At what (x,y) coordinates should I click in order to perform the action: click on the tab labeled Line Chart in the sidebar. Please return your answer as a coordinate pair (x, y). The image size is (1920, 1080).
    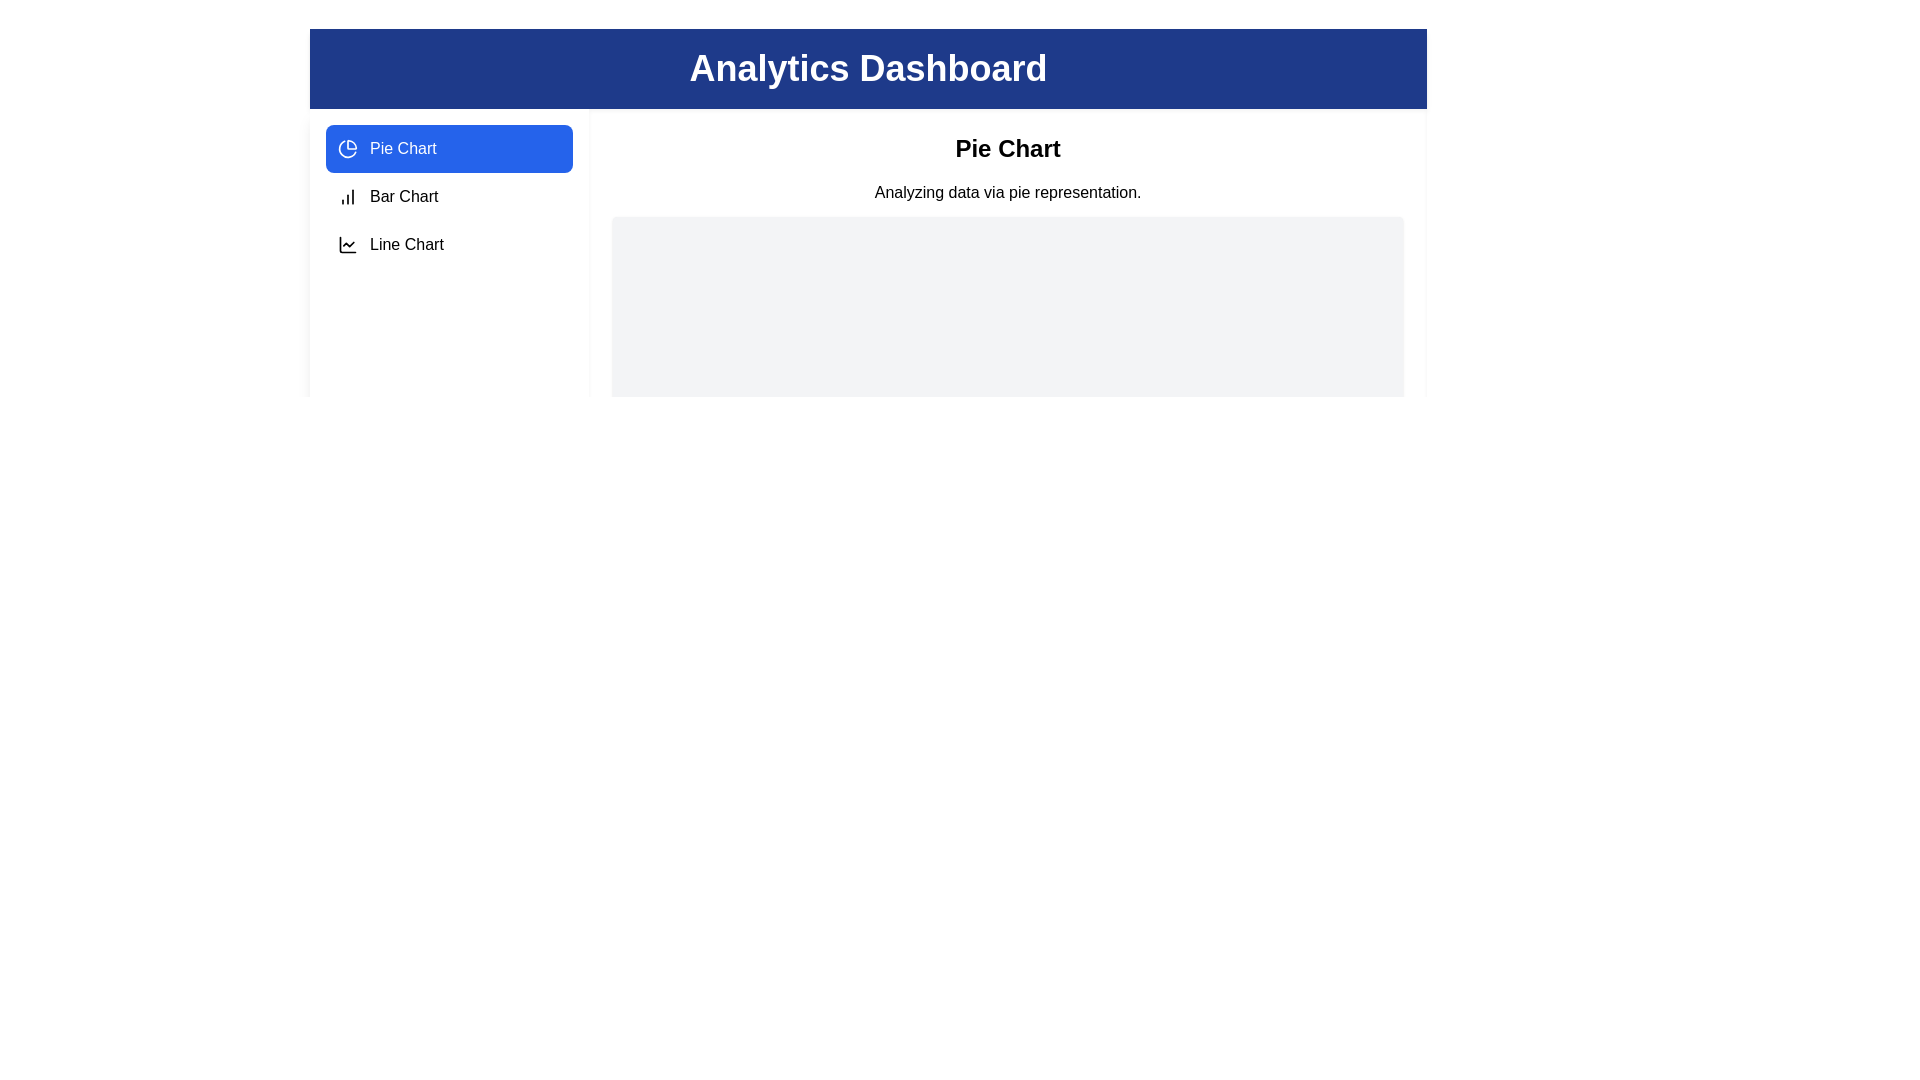
    Looking at the image, I should click on (448, 244).